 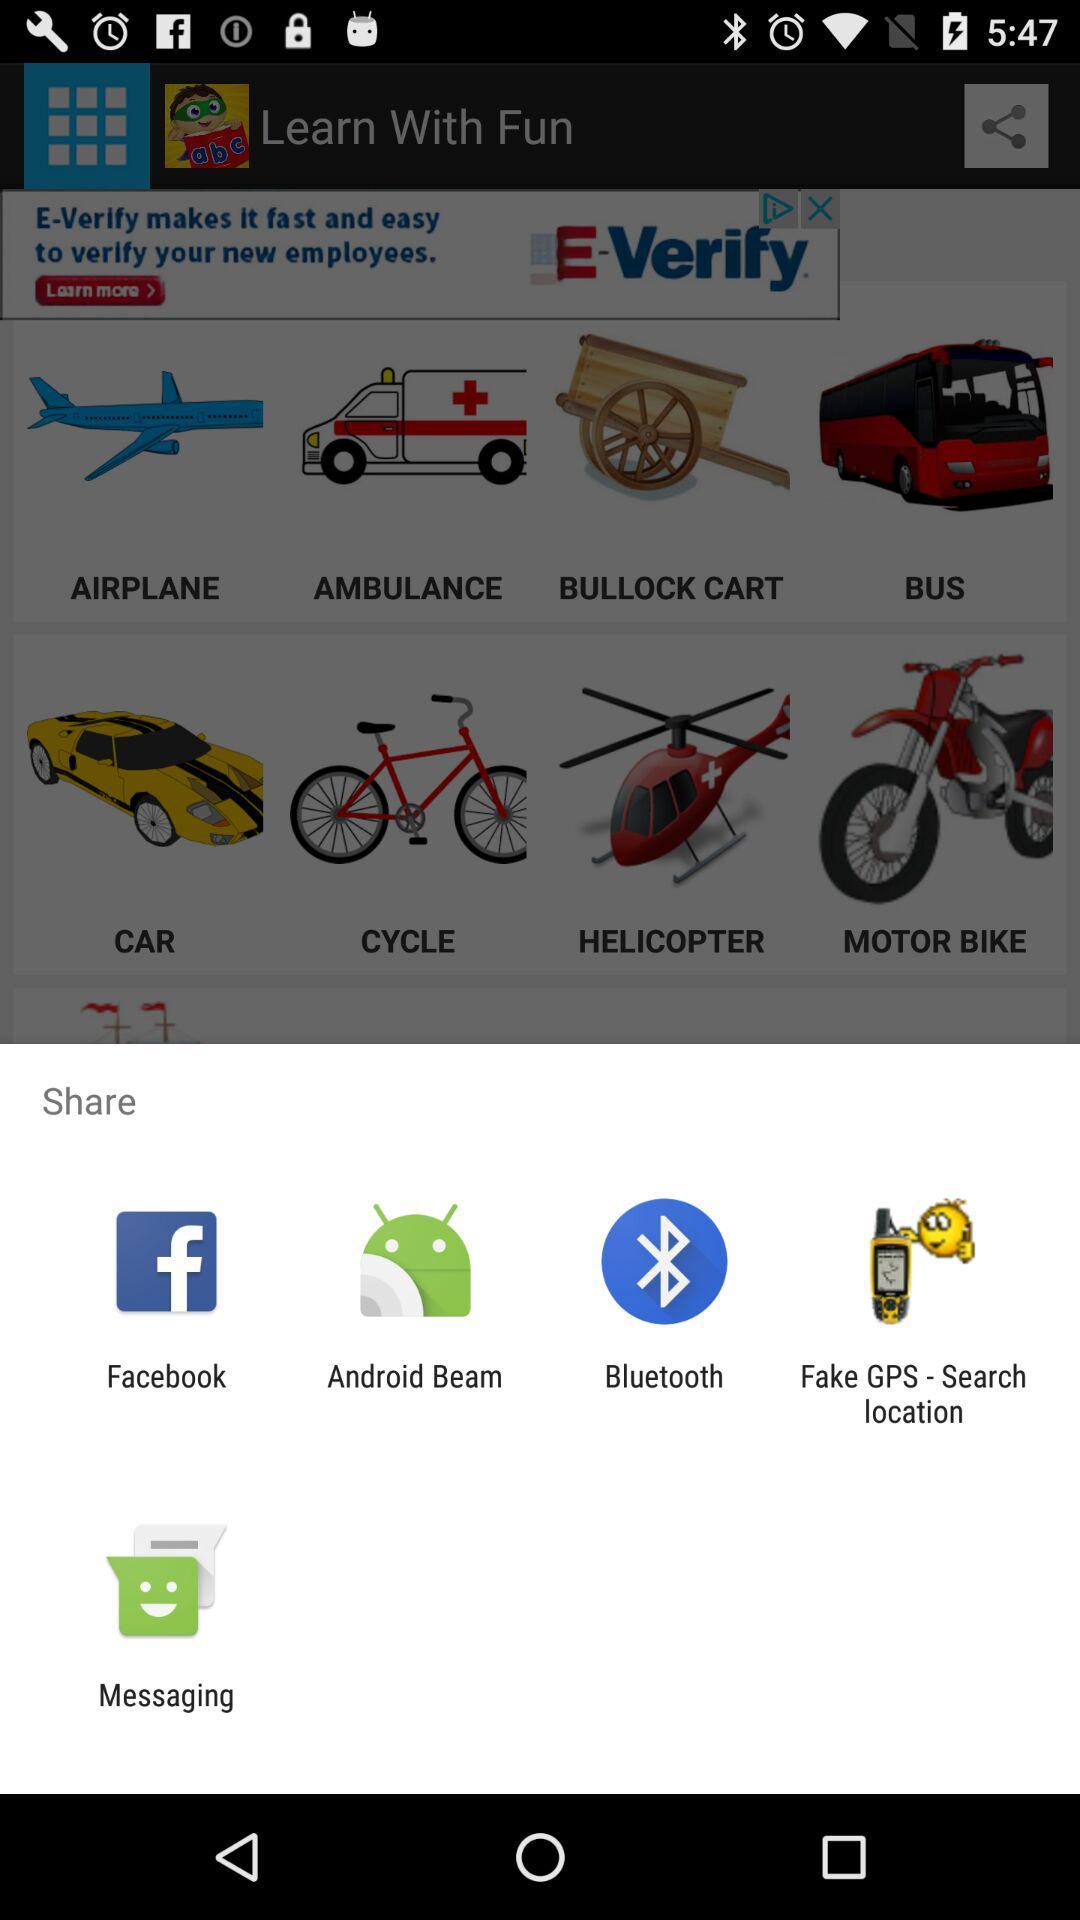 I want to click on app to the left of the fake gps search, so click(x=664, y=1392).